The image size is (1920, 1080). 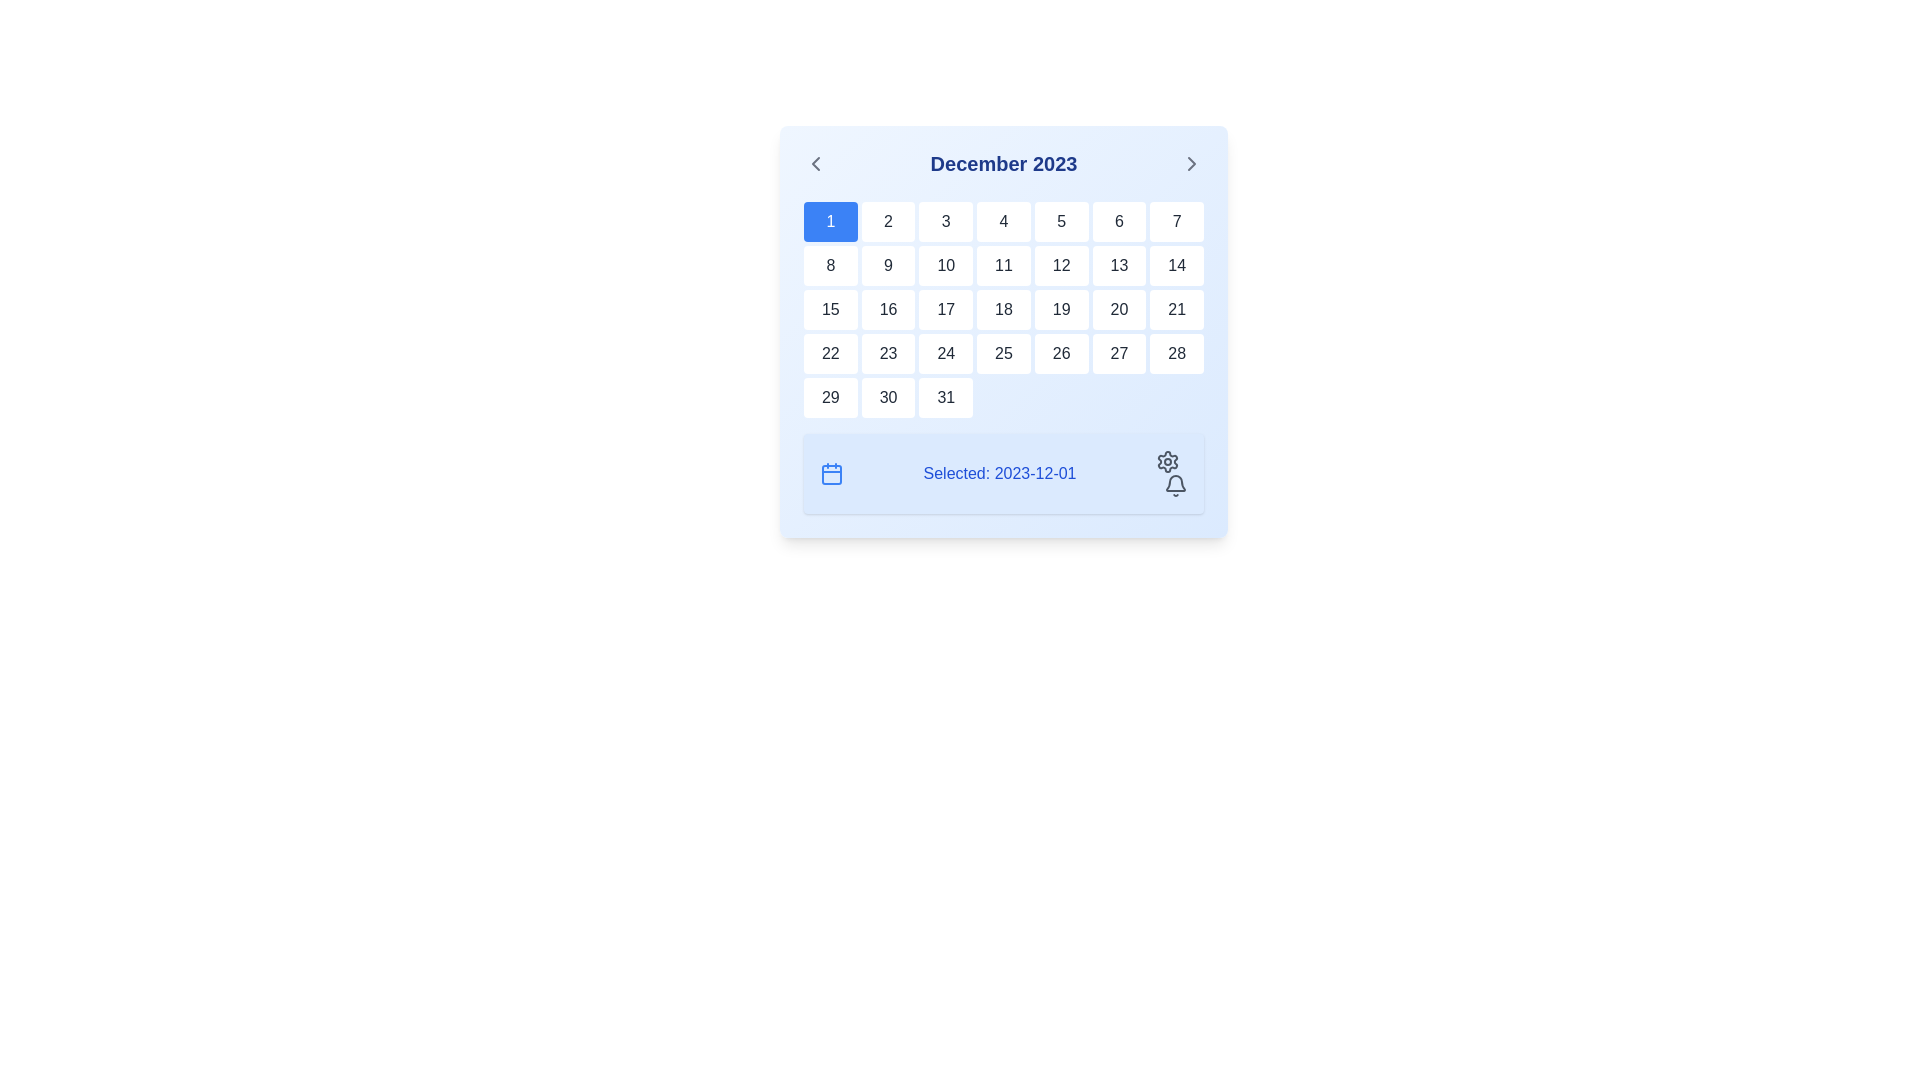 What do you see at coordinates (999, 474) in the screenshot?
I see `the text label displaying 'Selected: 2023-12-01' in blue text, located at the bottom section of the calendar interface` at bounding box center [999, 474].